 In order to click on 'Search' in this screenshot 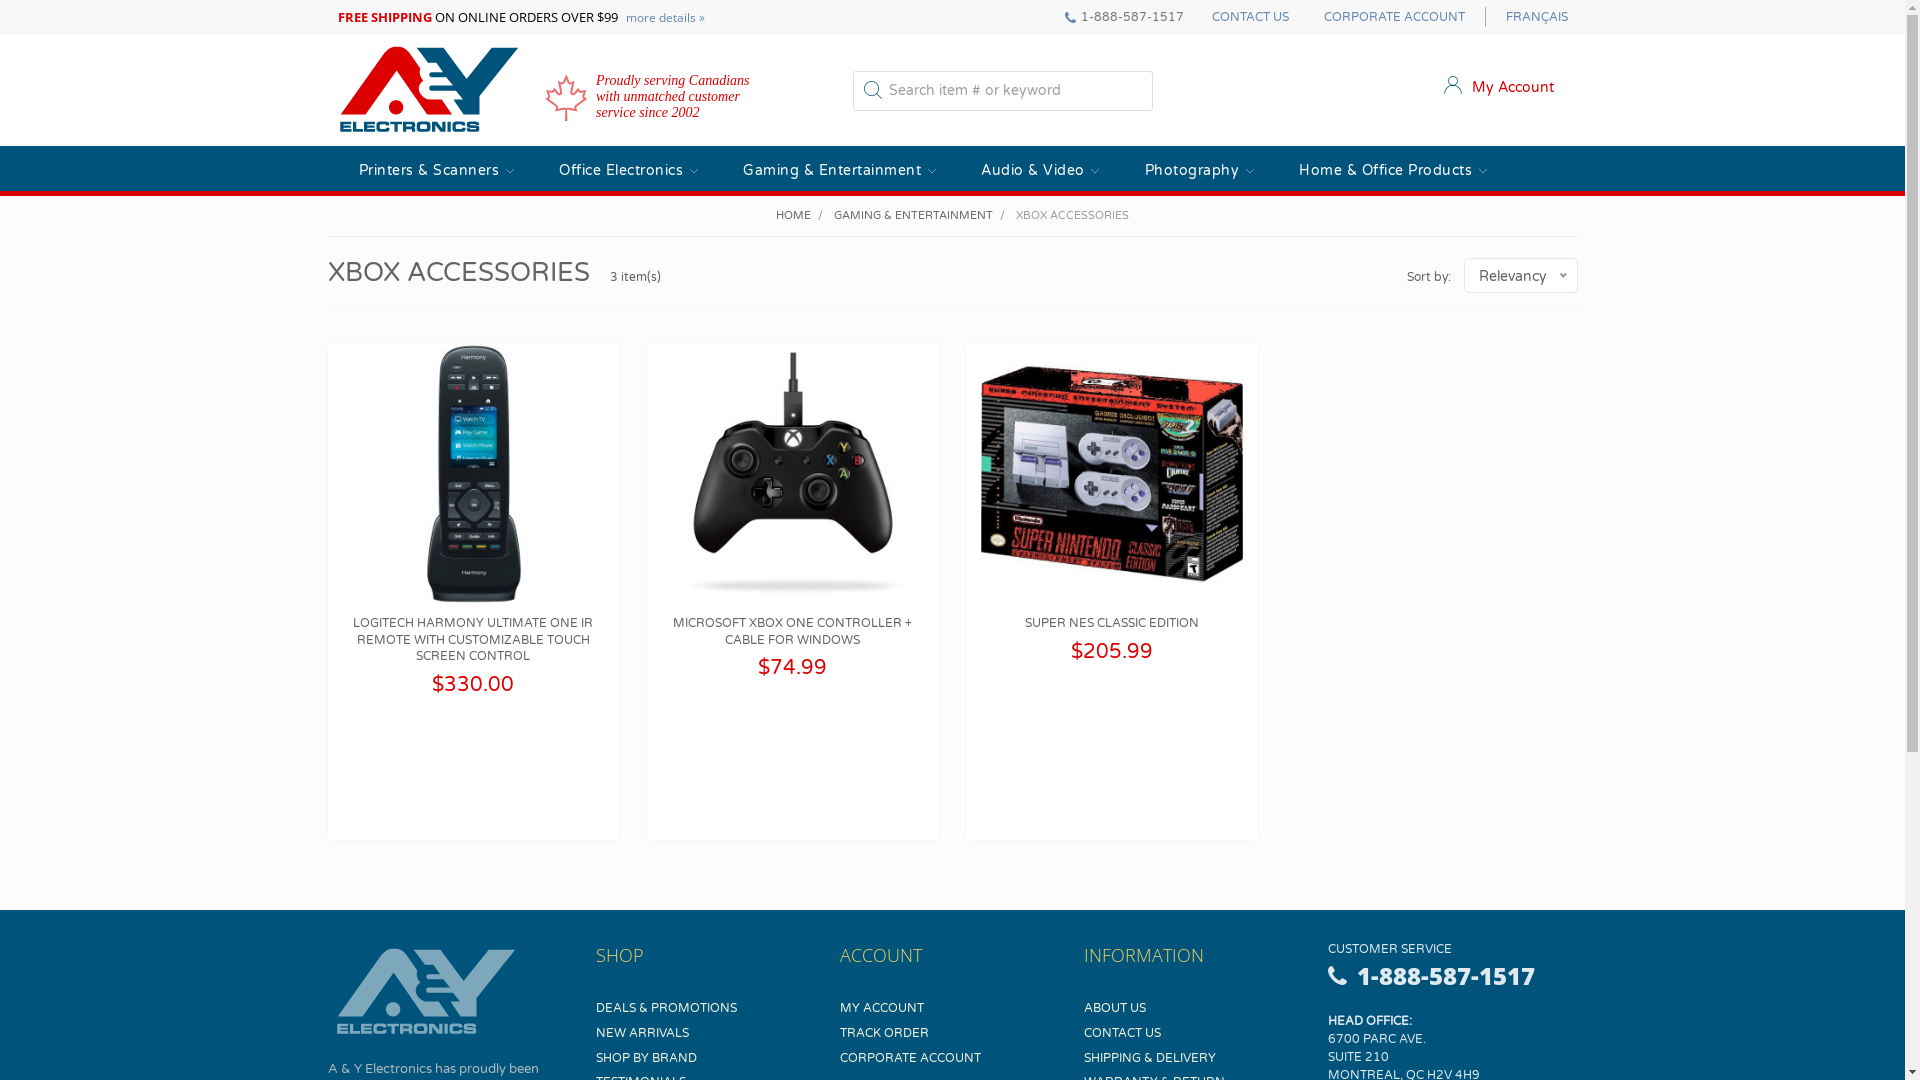, I will do `click(872, 92)`.